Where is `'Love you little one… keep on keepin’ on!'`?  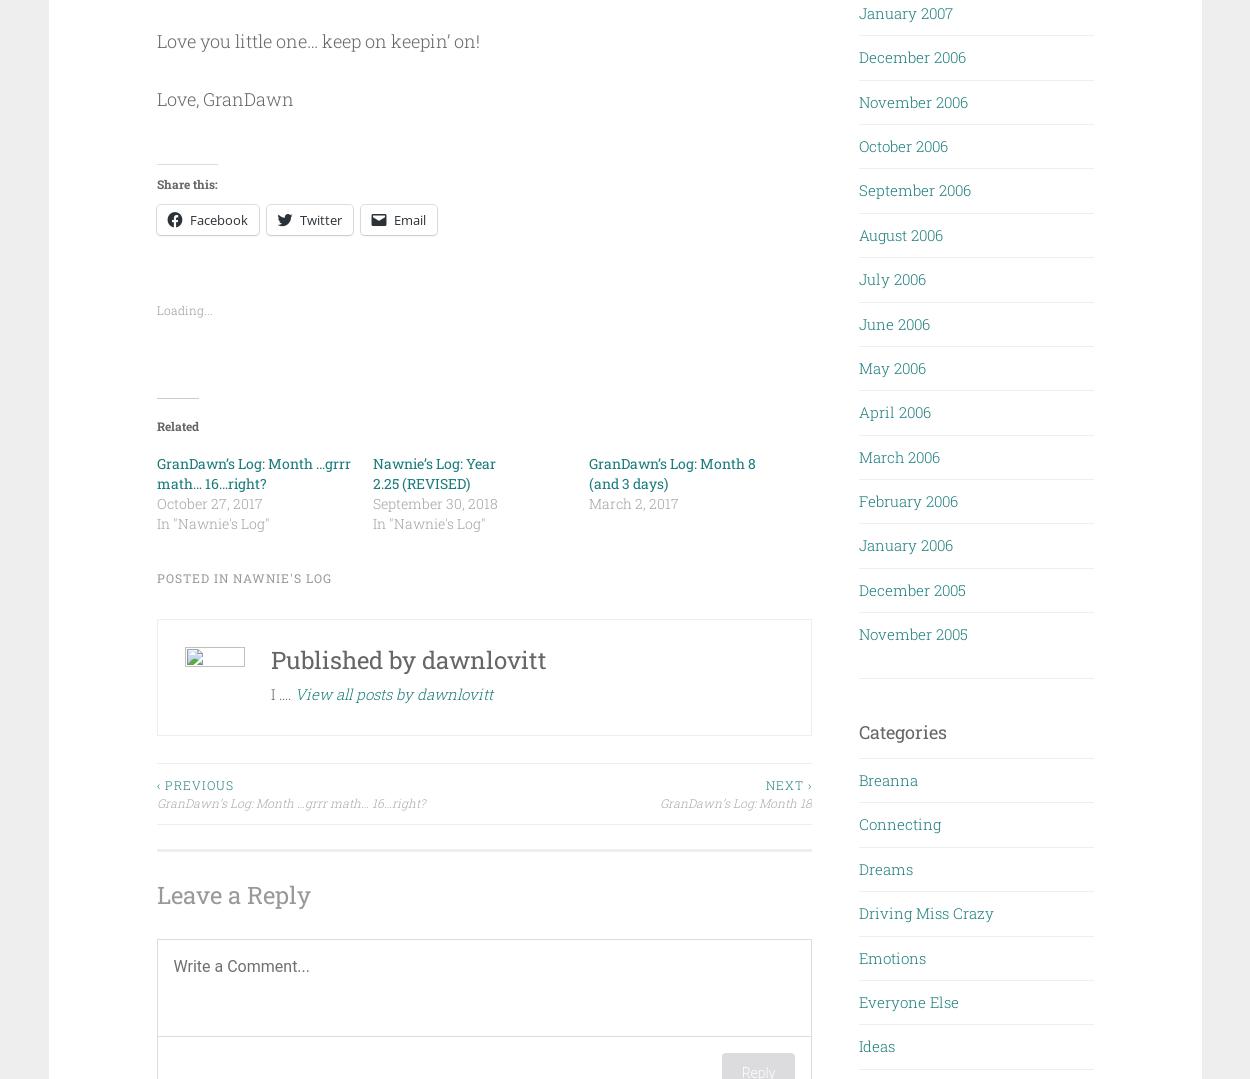
'Love you little one… keep on keepin’ on!' is located at coordinates (316, 40).